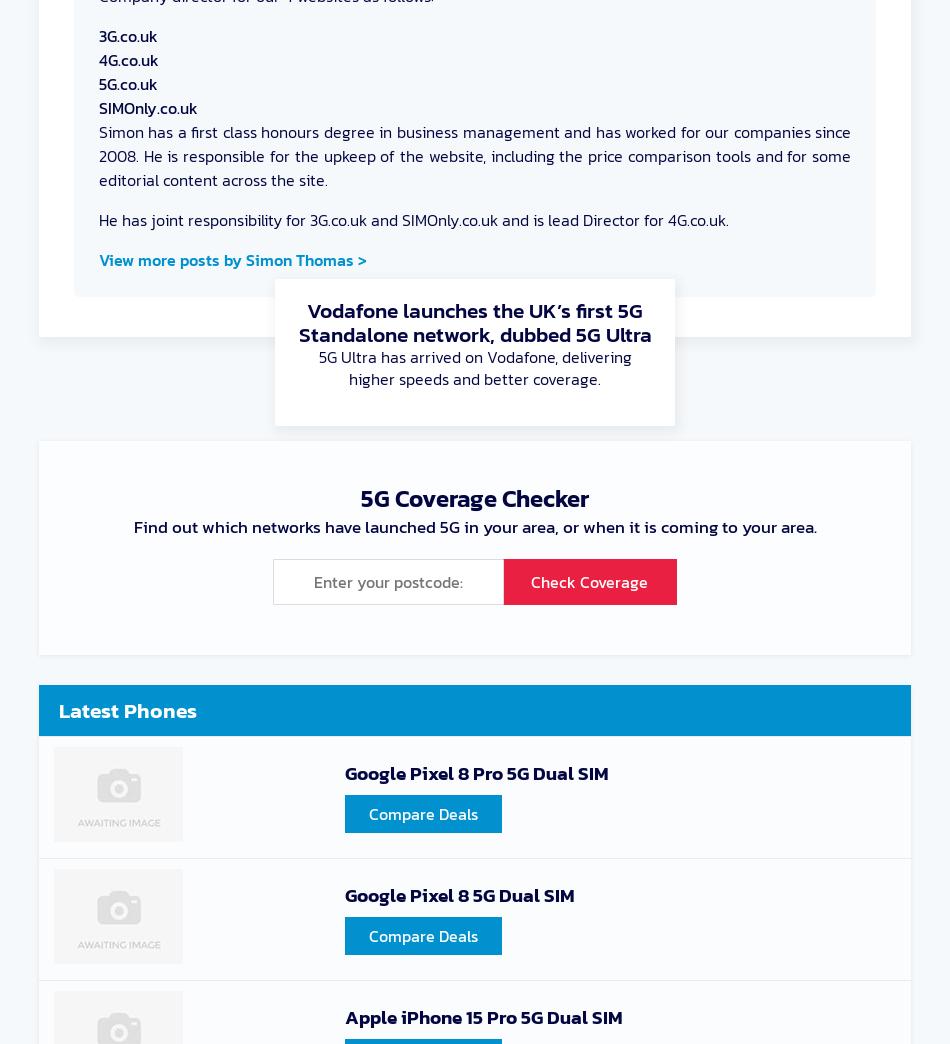 This screenshot has height=1044, width=950. I want to click on 'Find out which networks have launched 5G in your area, or when it is coming to your area.', so click(473, 526).